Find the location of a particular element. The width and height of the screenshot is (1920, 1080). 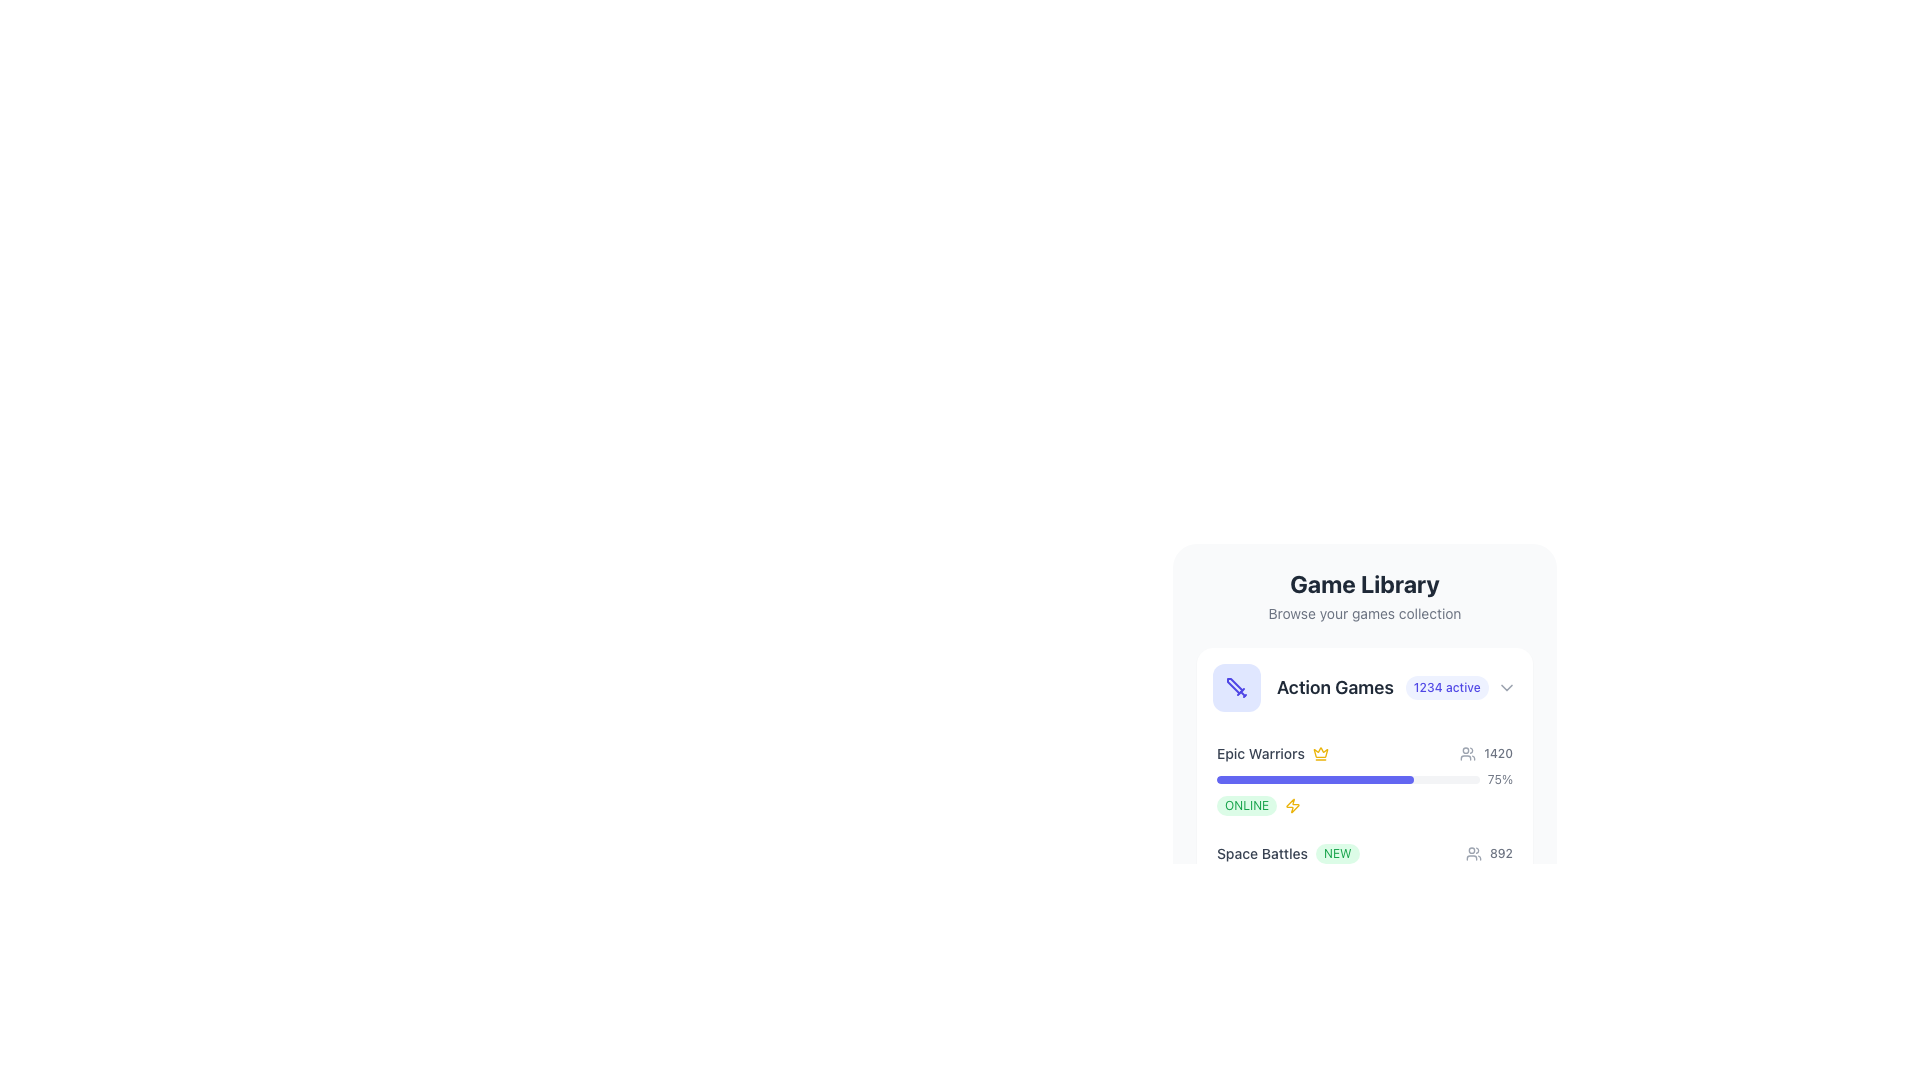

the progress bar indicating the current value, which is a horizontal bar with rounded corners, filled in purple and situated beneath the 'Epic Warriors' title is located at coordinates (1363, 778).